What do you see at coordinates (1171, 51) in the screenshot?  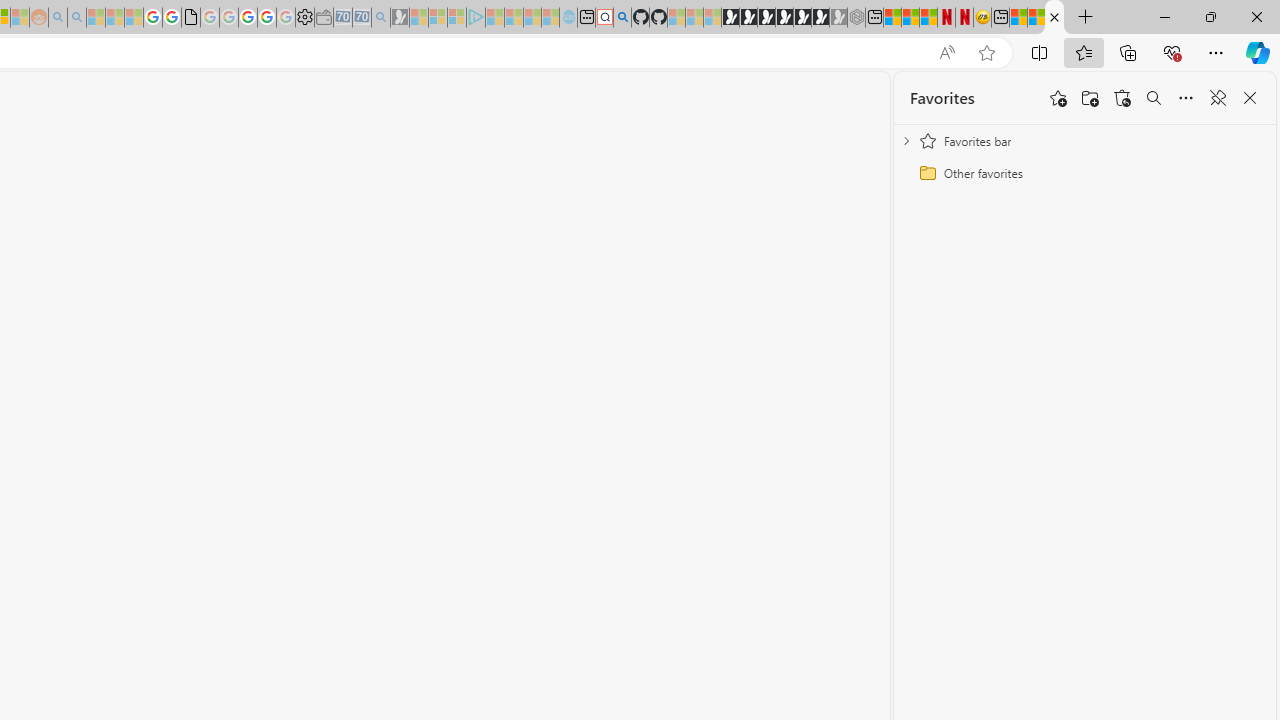 I see `'Browser essentials'` at bounding box center [1171, 51].